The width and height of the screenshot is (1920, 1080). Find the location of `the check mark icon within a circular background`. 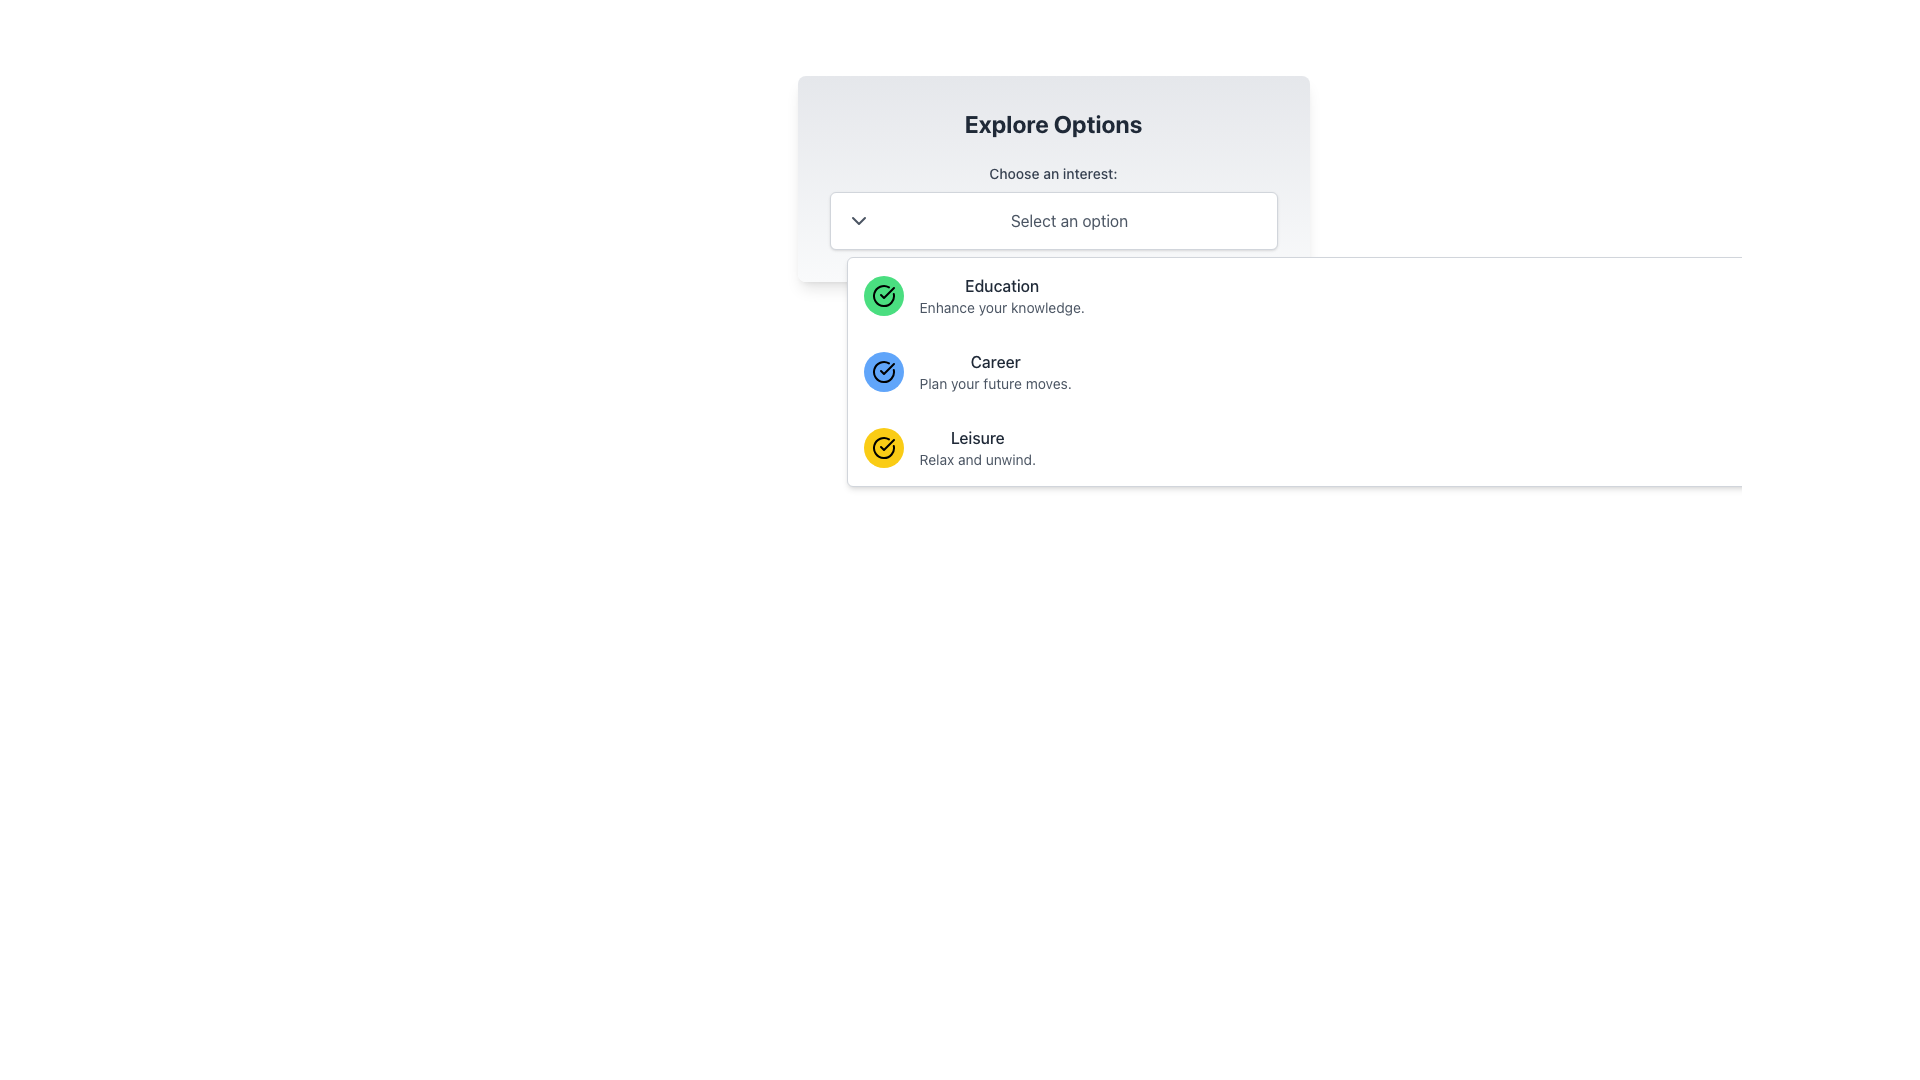

the check mark icon within a circular background is located at coordinates (882, 296).